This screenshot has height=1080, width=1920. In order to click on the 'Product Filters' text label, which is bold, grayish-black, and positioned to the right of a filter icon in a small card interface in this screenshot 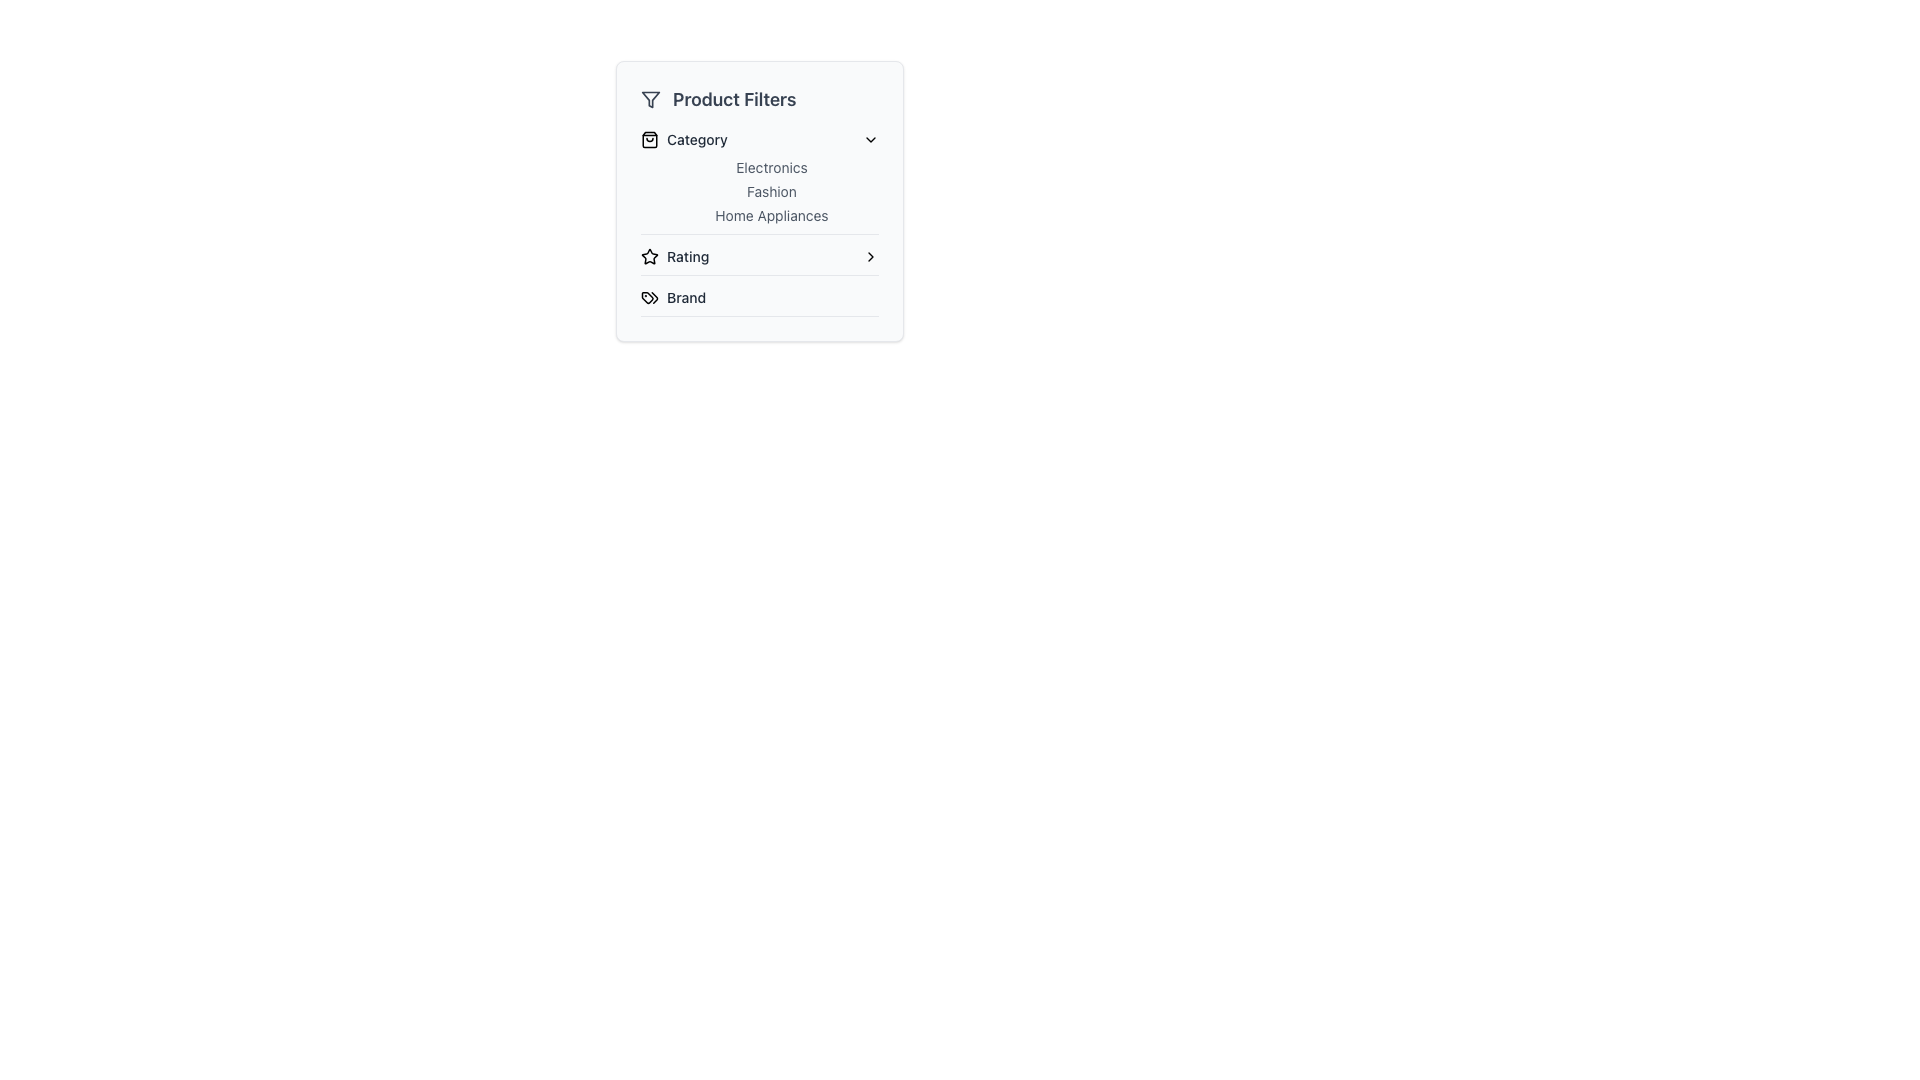, I will do `click(733, 100)`.